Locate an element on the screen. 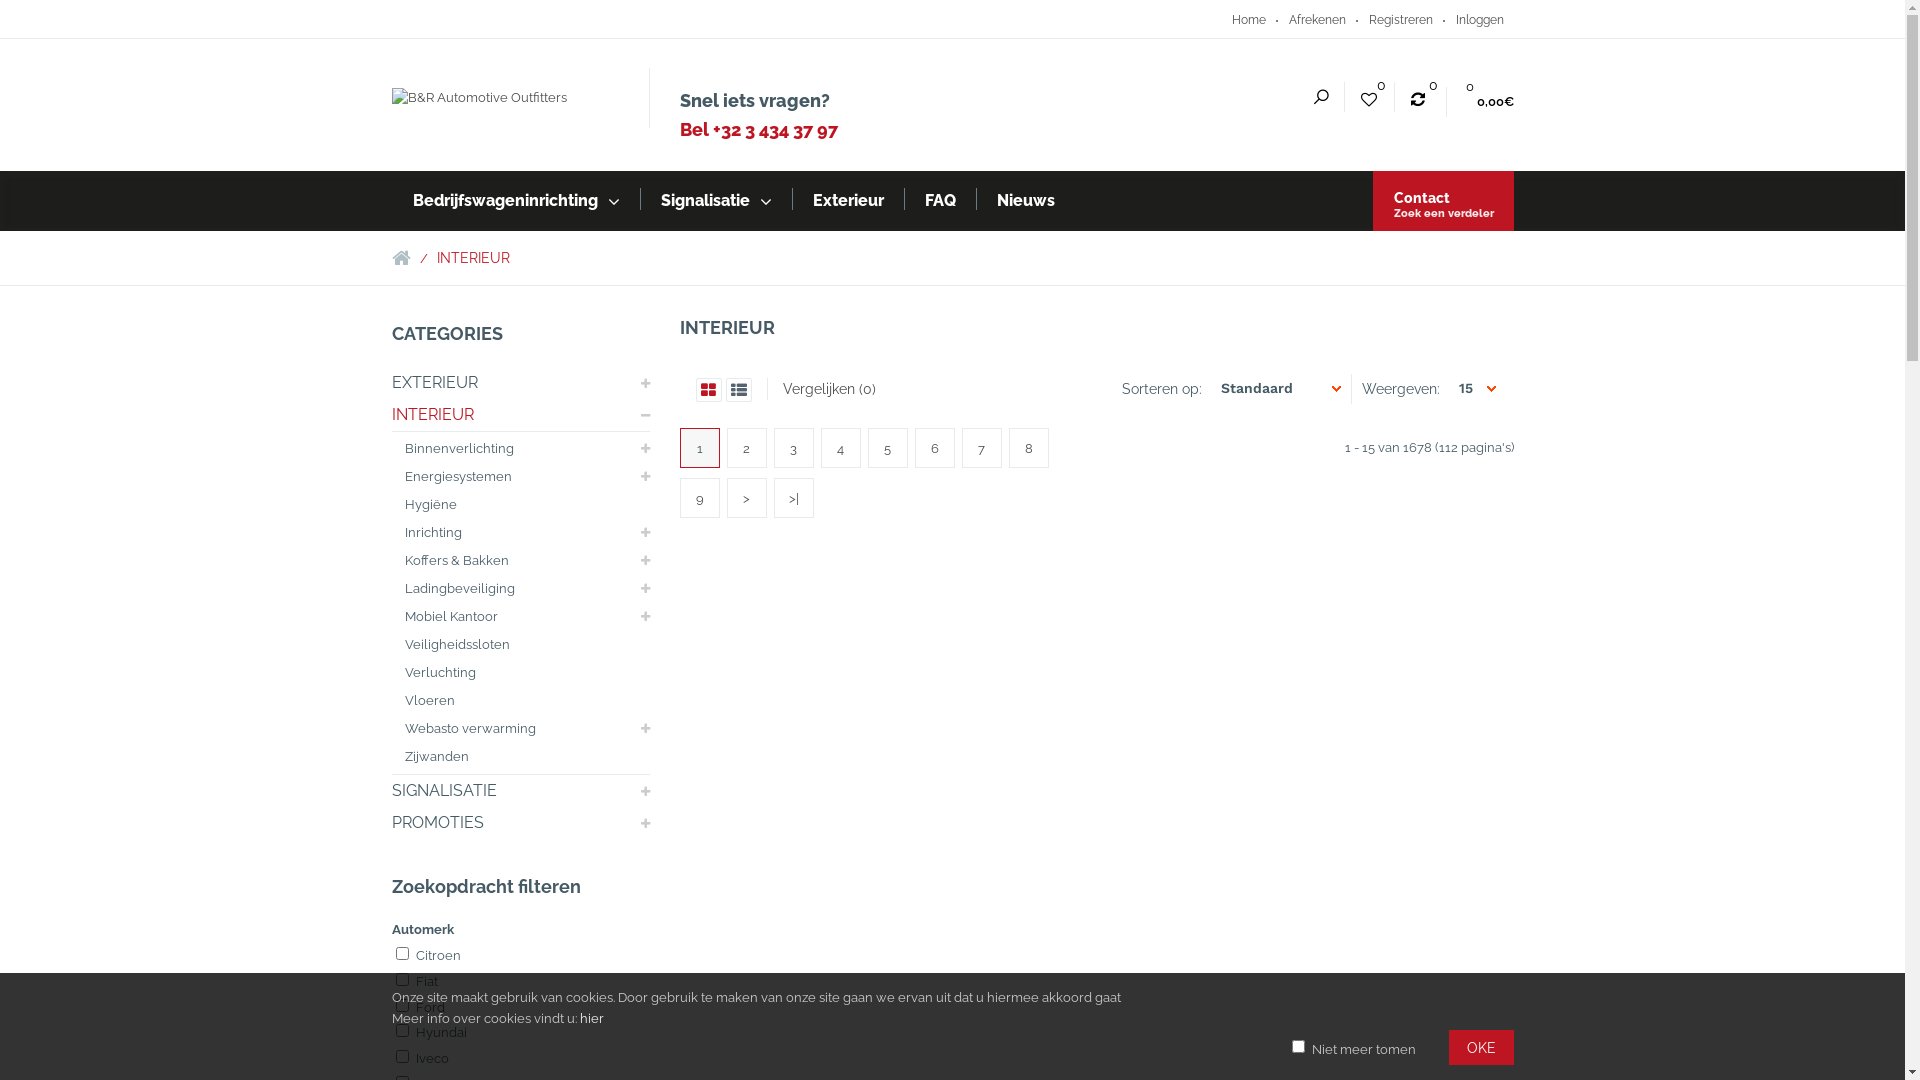 This screenshot has width=1920, height=1080. 'Home' is located at coordinates (1247, 20).